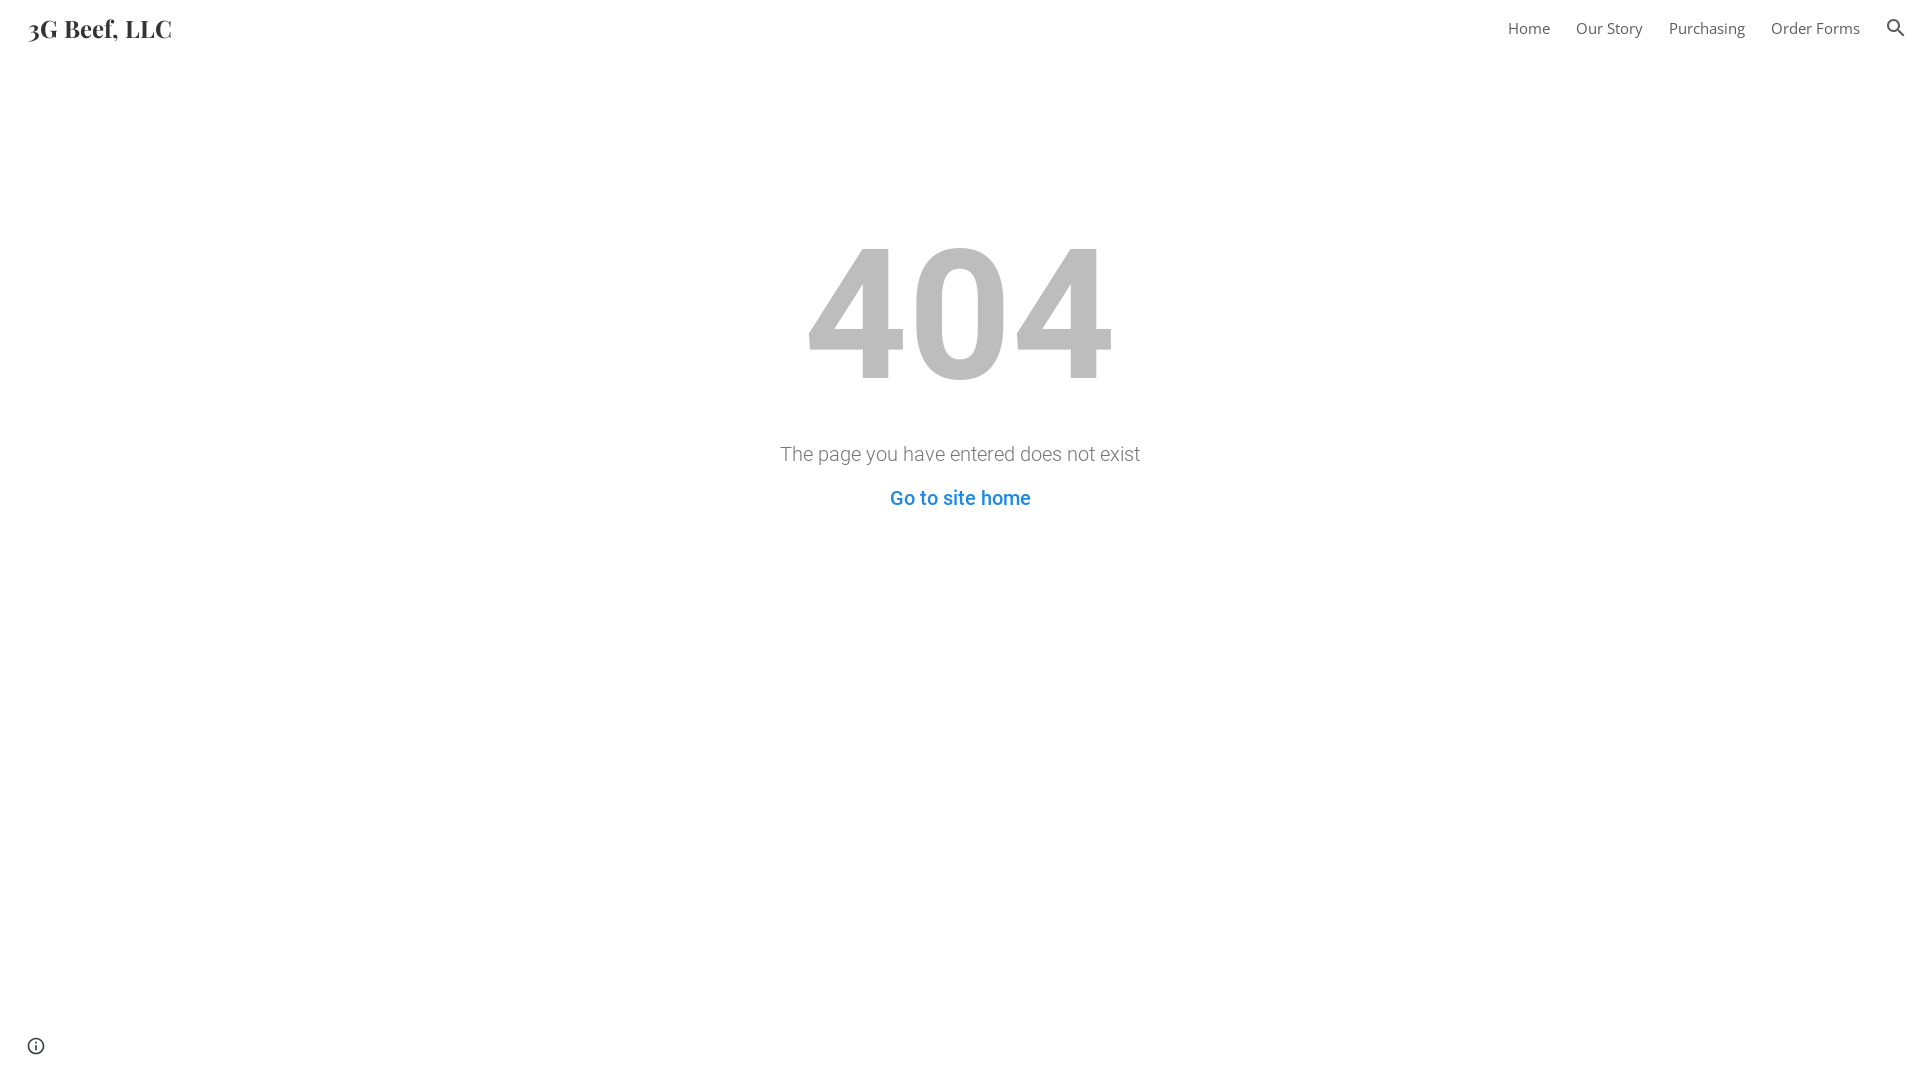 This screenshot has width=1920, height=1080. I want to click on '3G Beef, LLC', so click(15, 23).